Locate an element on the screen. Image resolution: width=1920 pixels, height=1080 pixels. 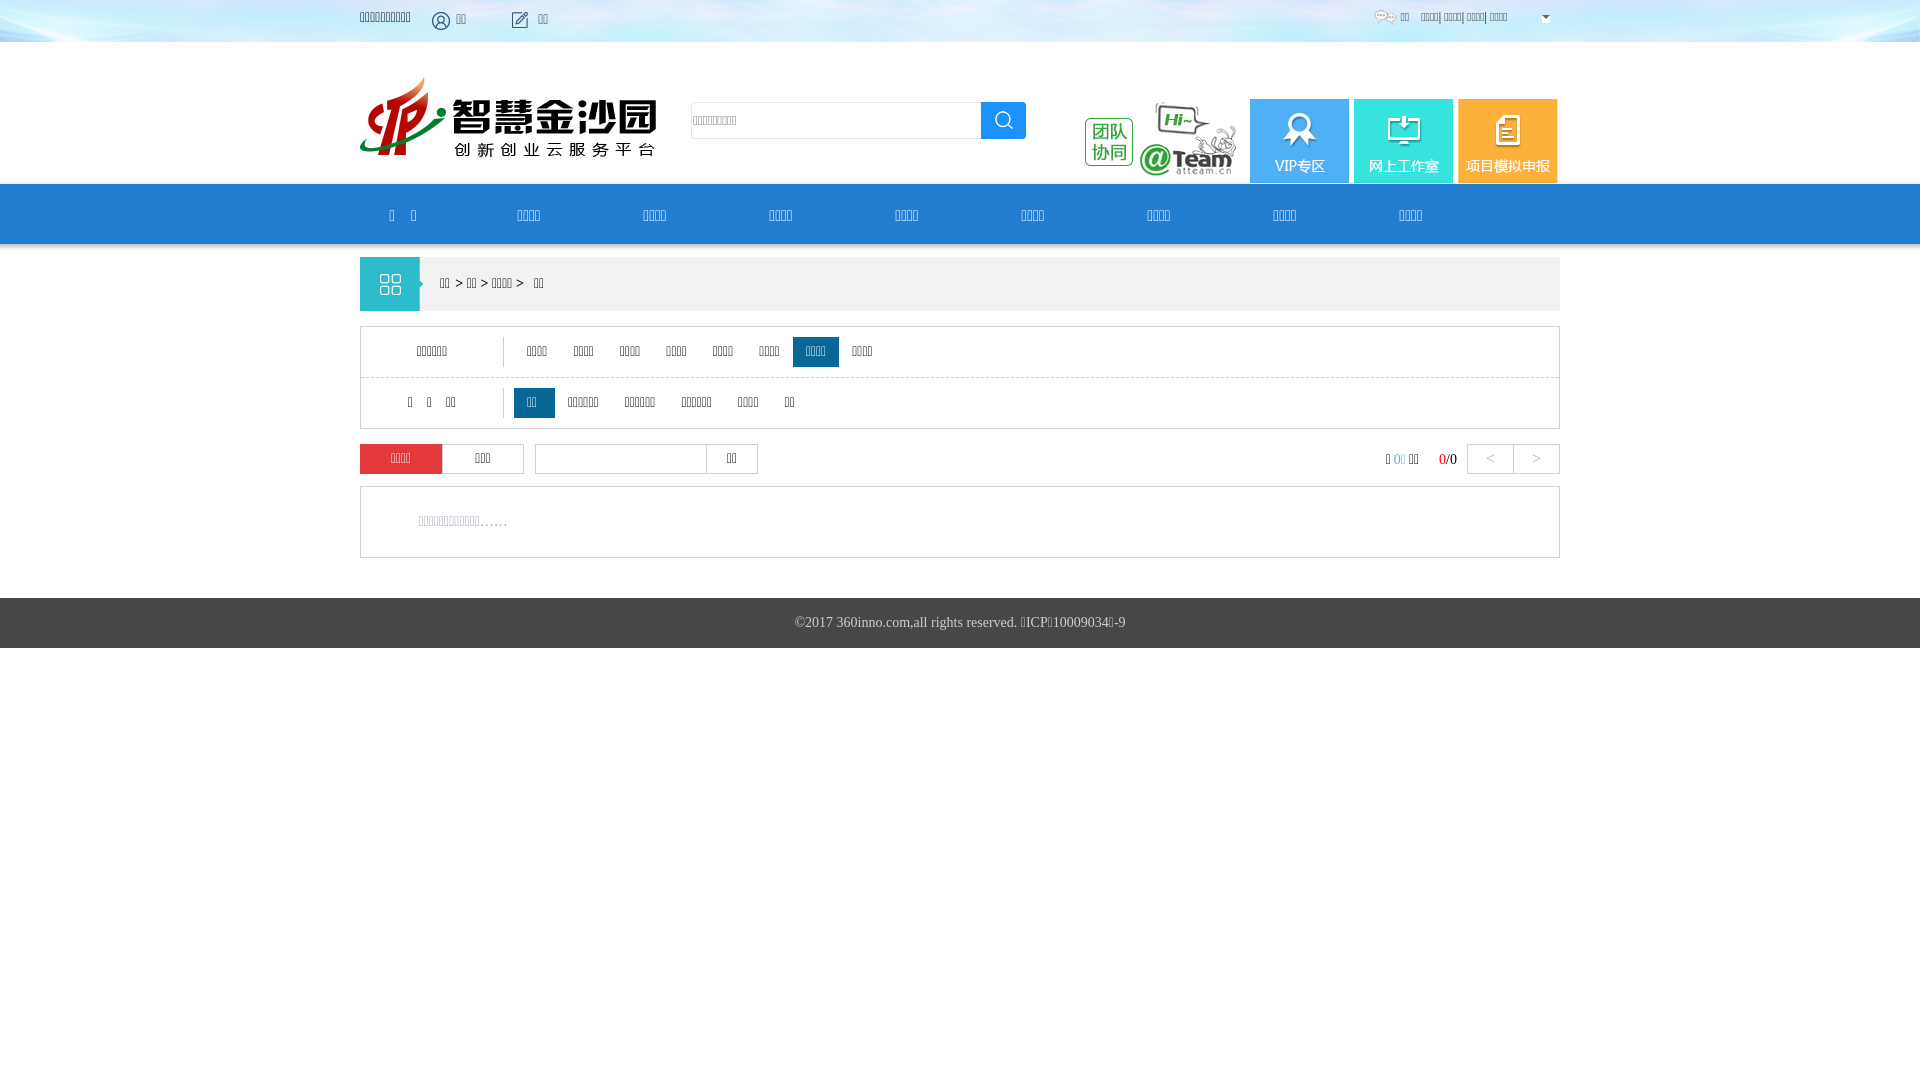
'>' is located at coordinates (1535, 459).